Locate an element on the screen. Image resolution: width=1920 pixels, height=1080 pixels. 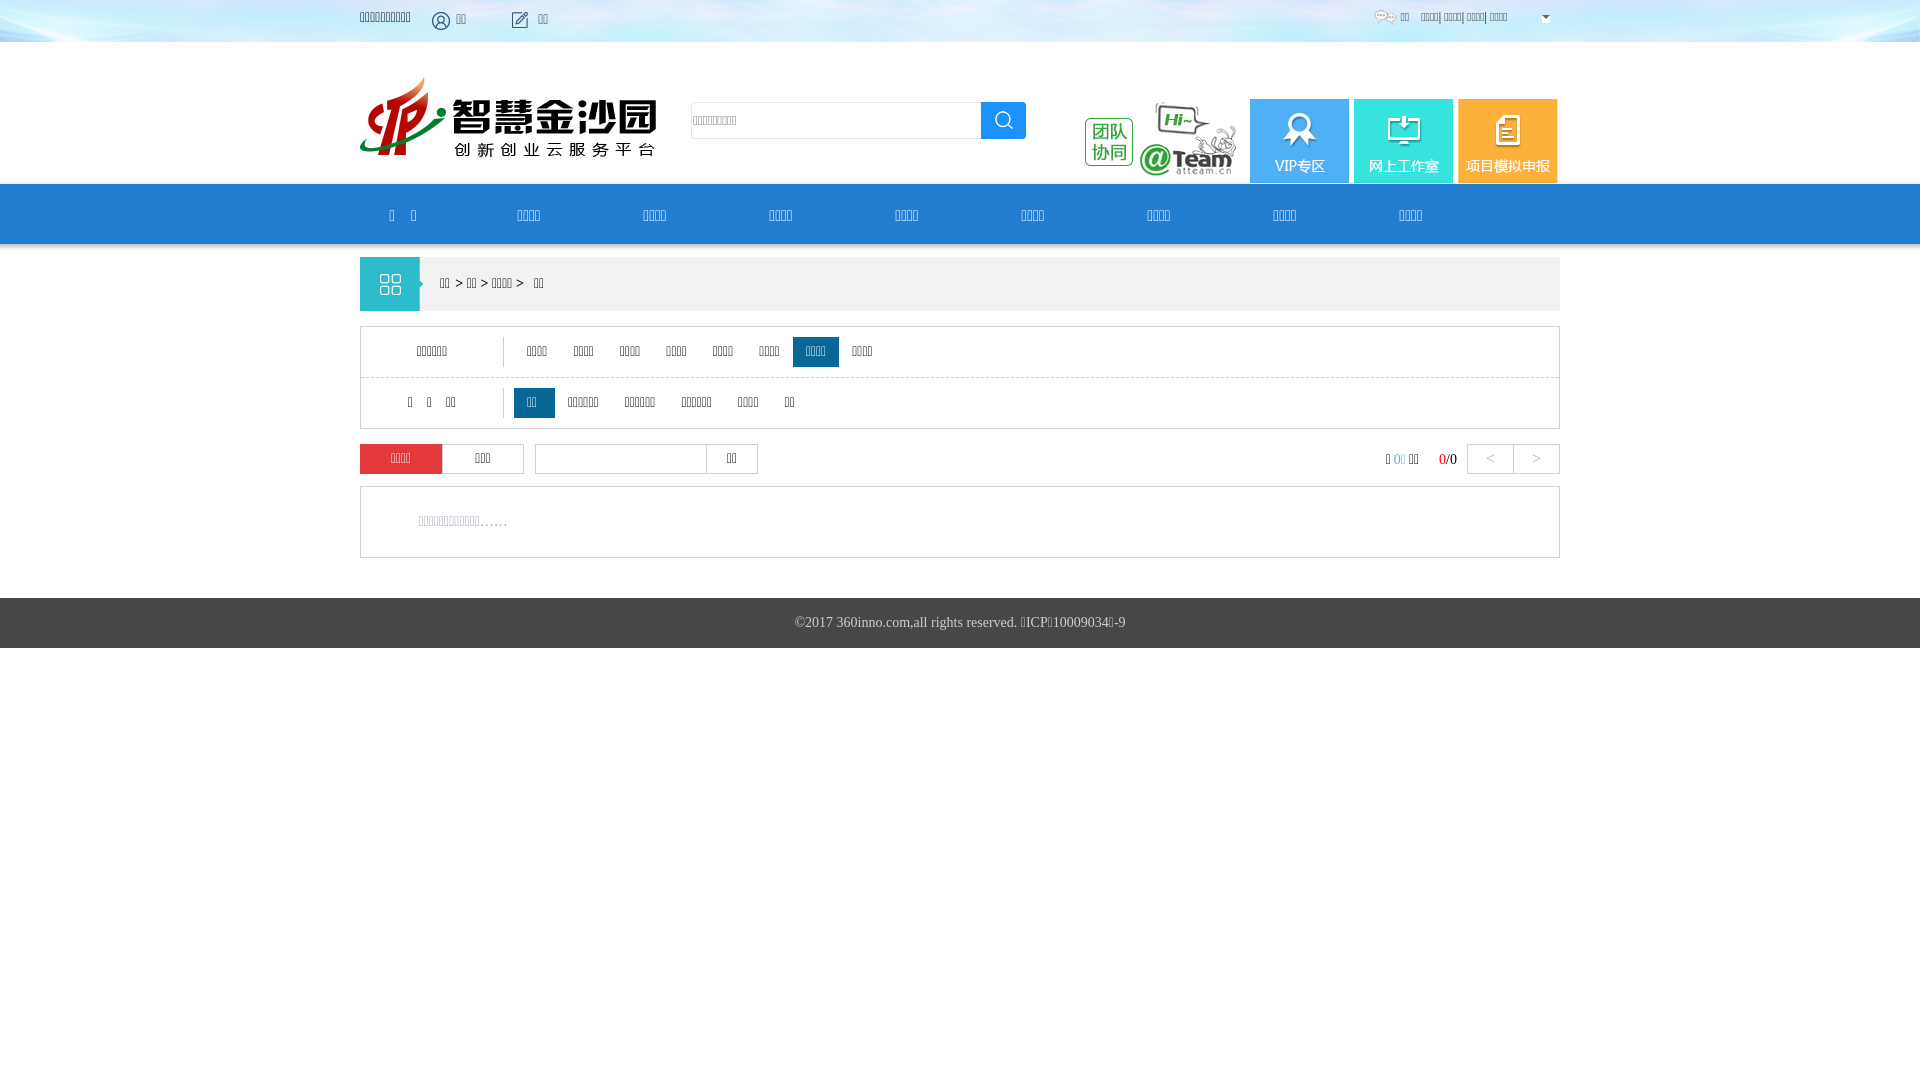
'>' is located at coordinates (1535, 459).